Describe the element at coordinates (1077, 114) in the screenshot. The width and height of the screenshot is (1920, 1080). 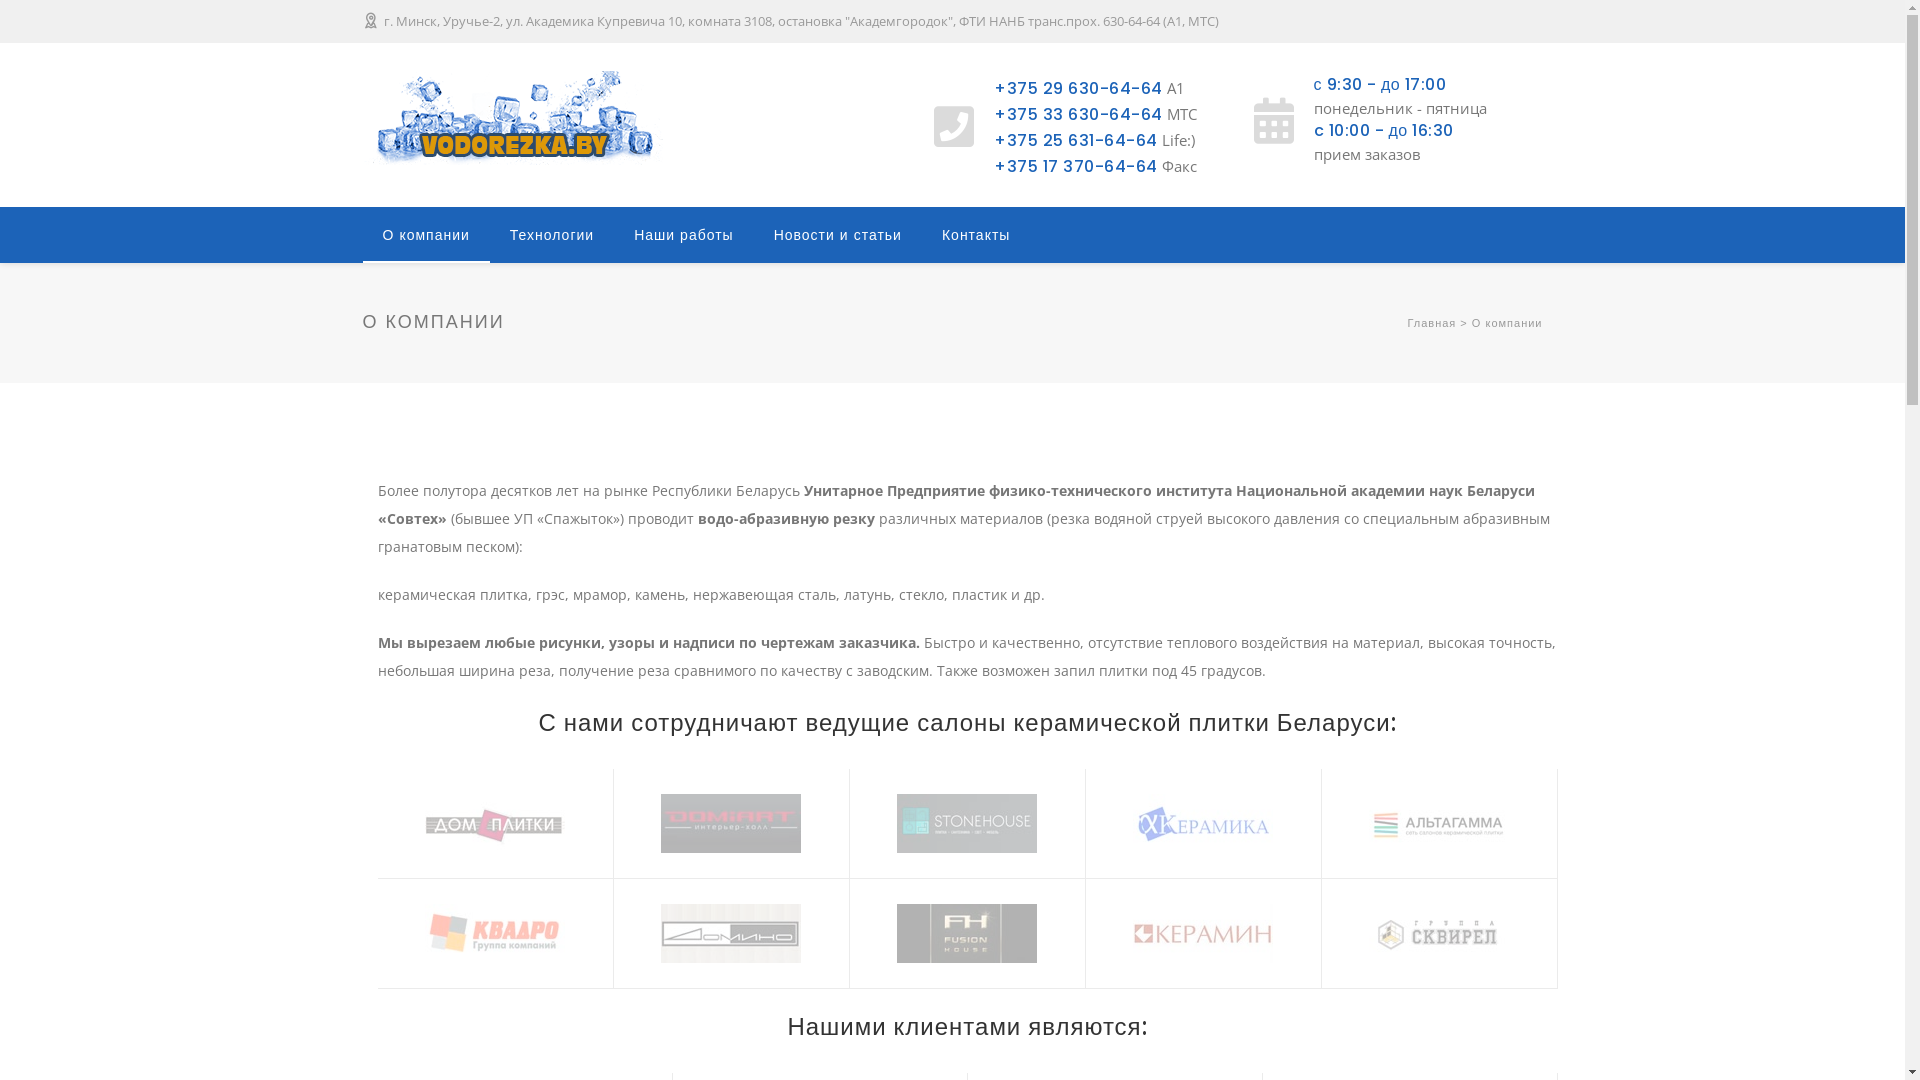
I see `'+375 33 630-64-64'` at that location.